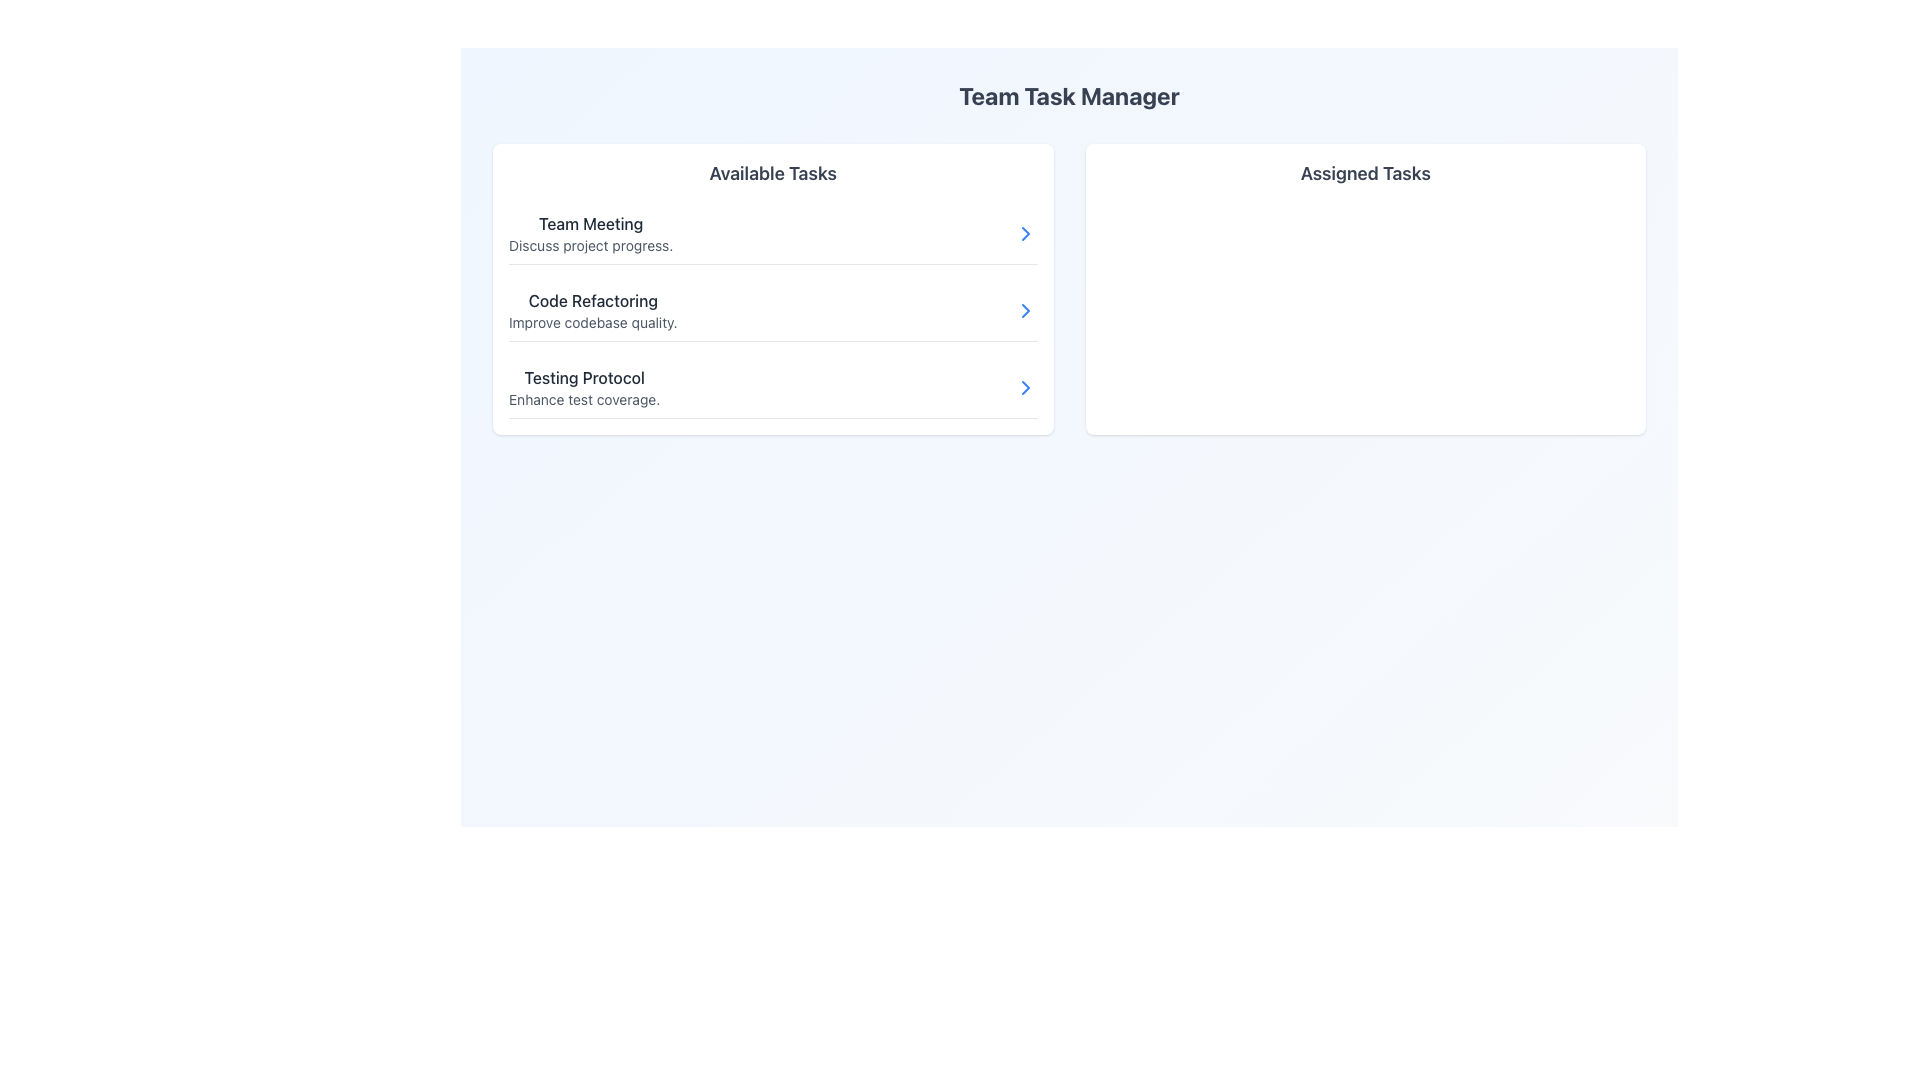  Describe the element at coordinates (592, 311) in the screenshot. I see `the 'Code Refactoring' text display in the 'Available Tasks' section` at that location.